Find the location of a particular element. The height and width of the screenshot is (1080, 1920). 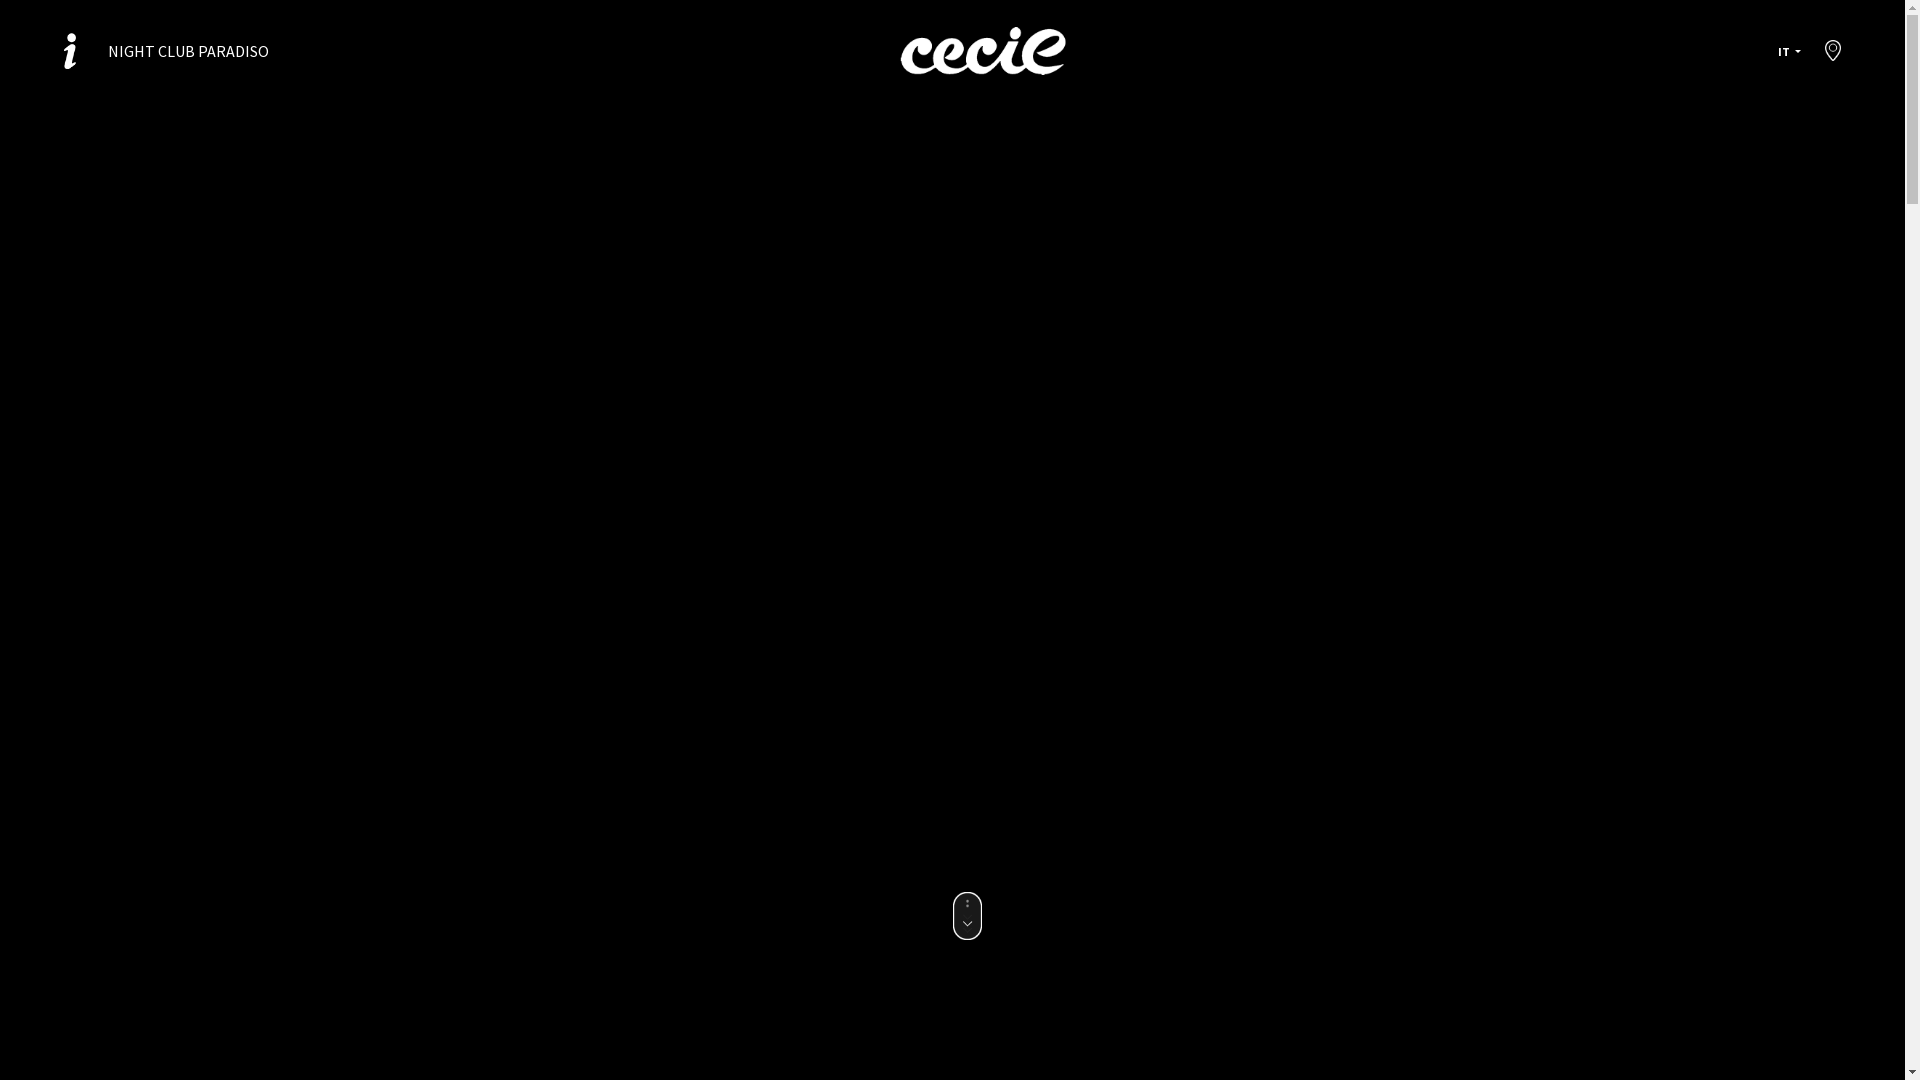

'IT' is located at coordinates (1770, 50).